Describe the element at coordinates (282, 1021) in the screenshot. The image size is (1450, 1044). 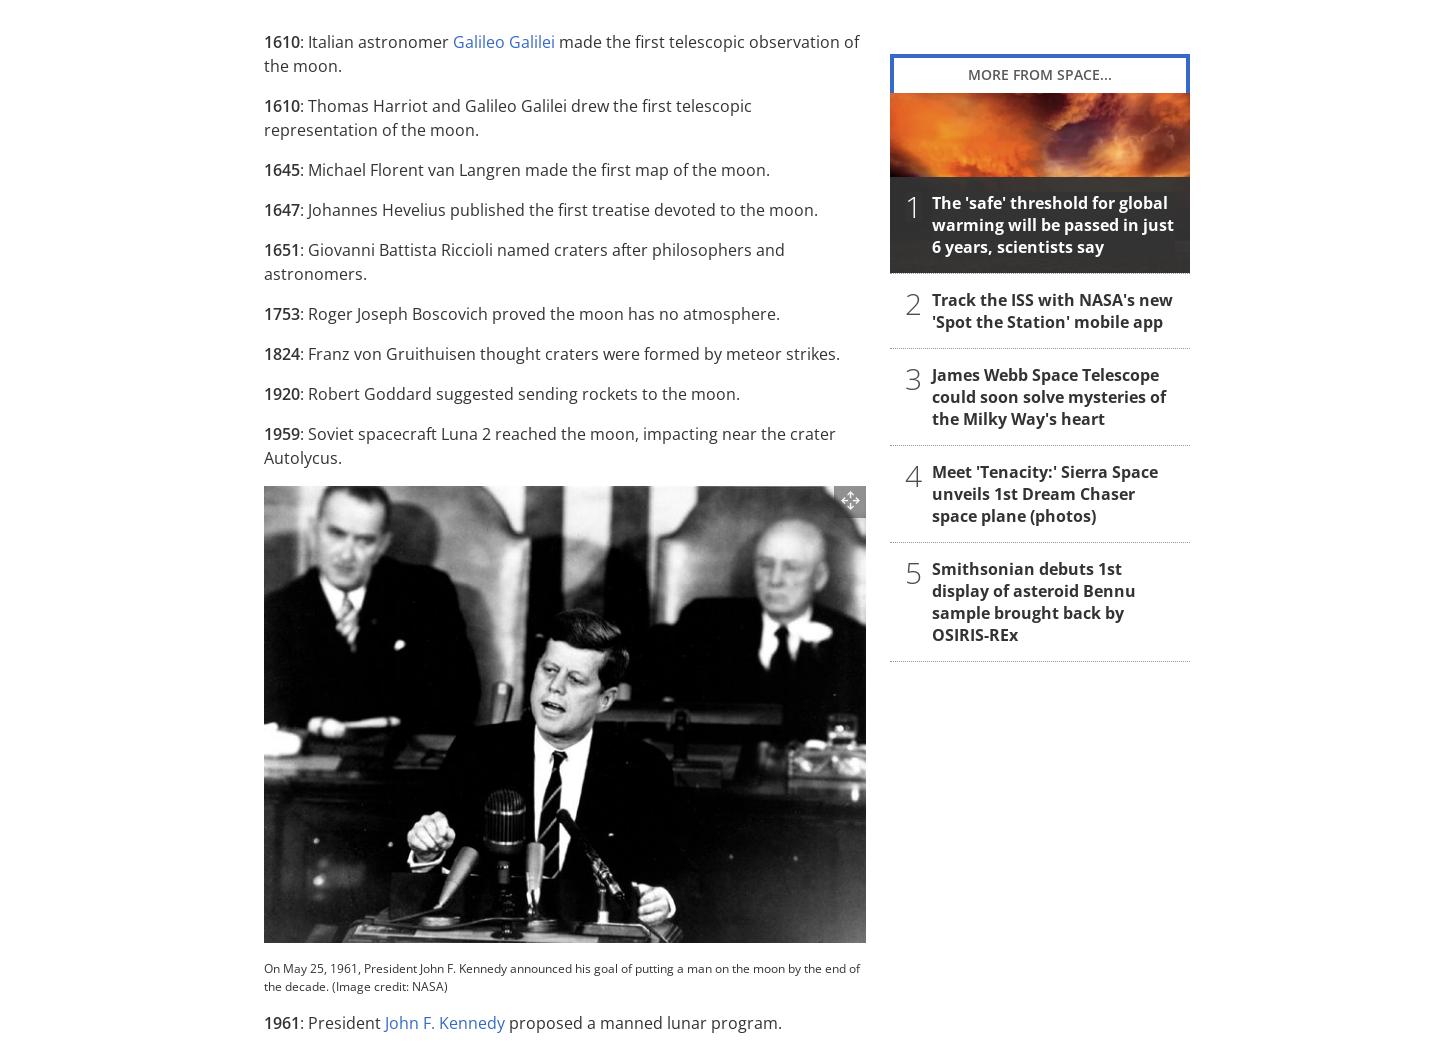
I see `'1961'` at that location.